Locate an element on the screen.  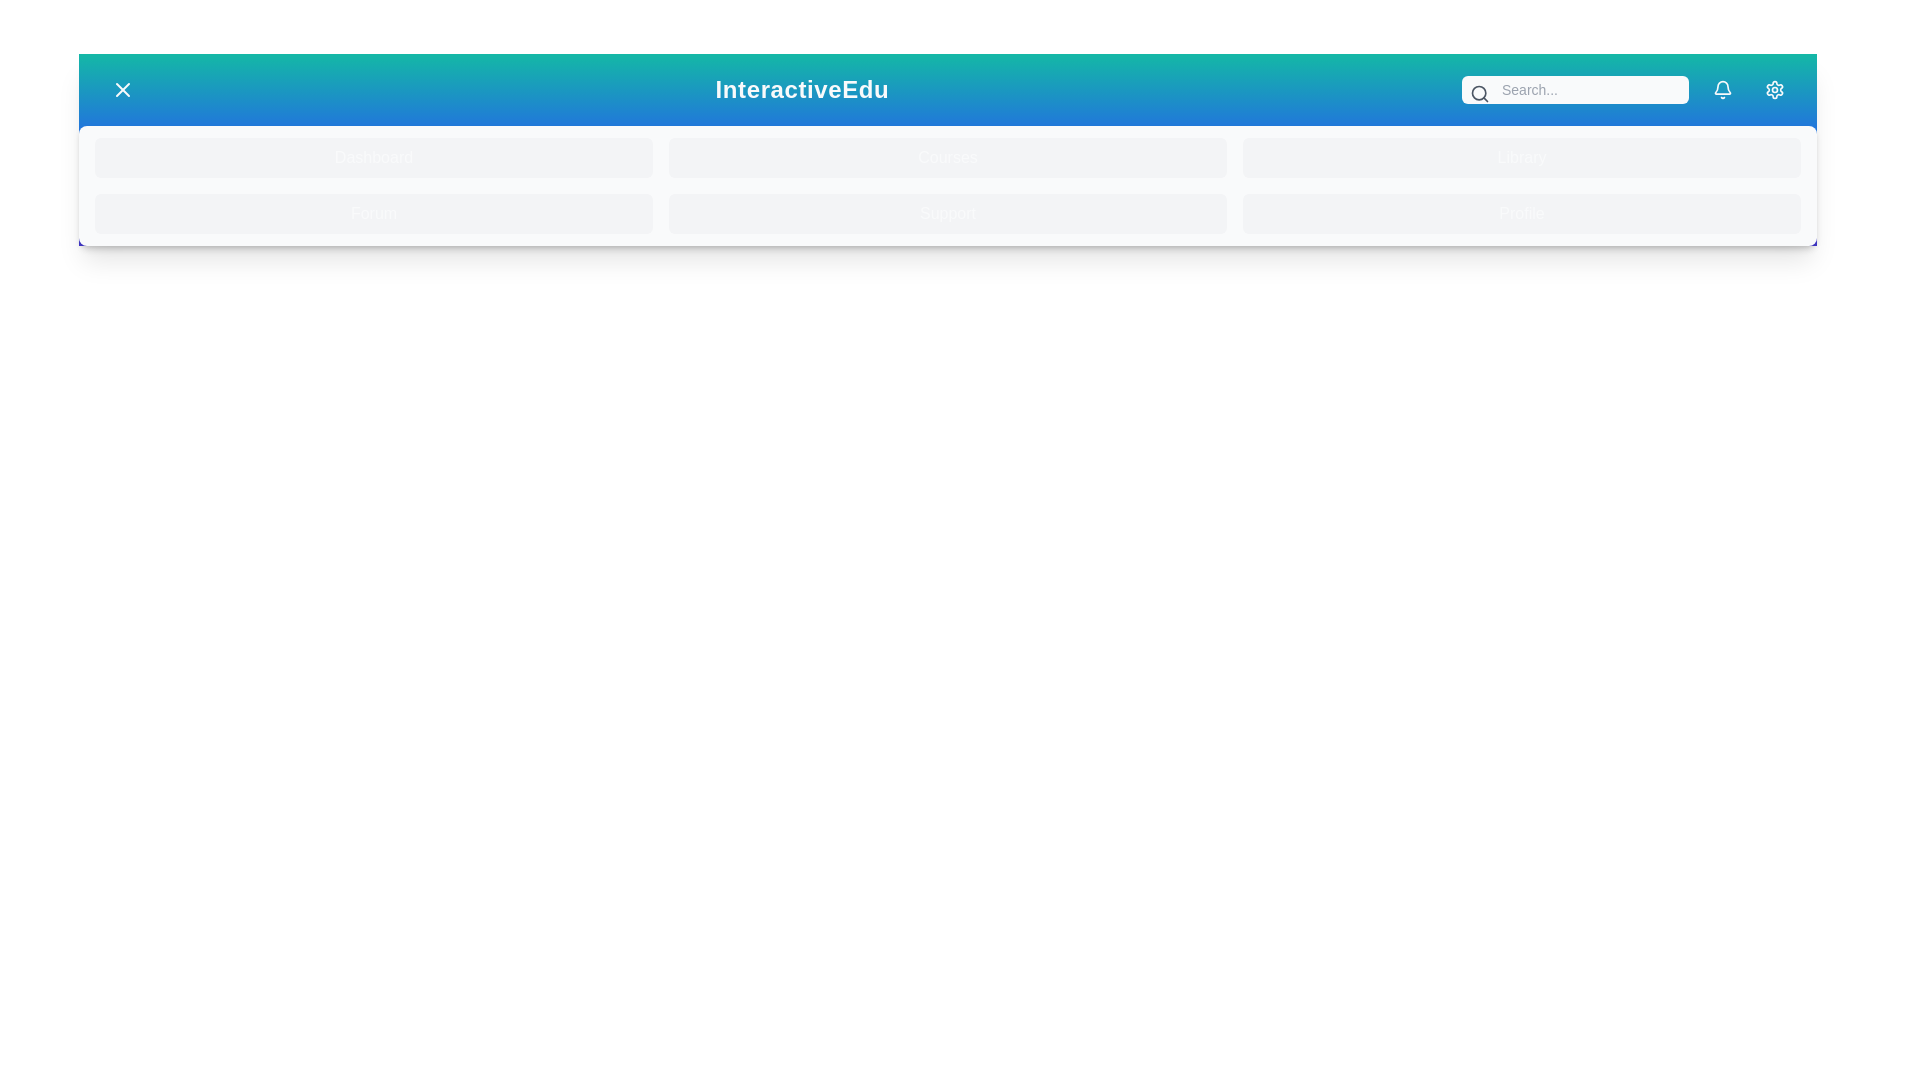
the menu item Dashboard from the menu is located at coordinates (374, 157).